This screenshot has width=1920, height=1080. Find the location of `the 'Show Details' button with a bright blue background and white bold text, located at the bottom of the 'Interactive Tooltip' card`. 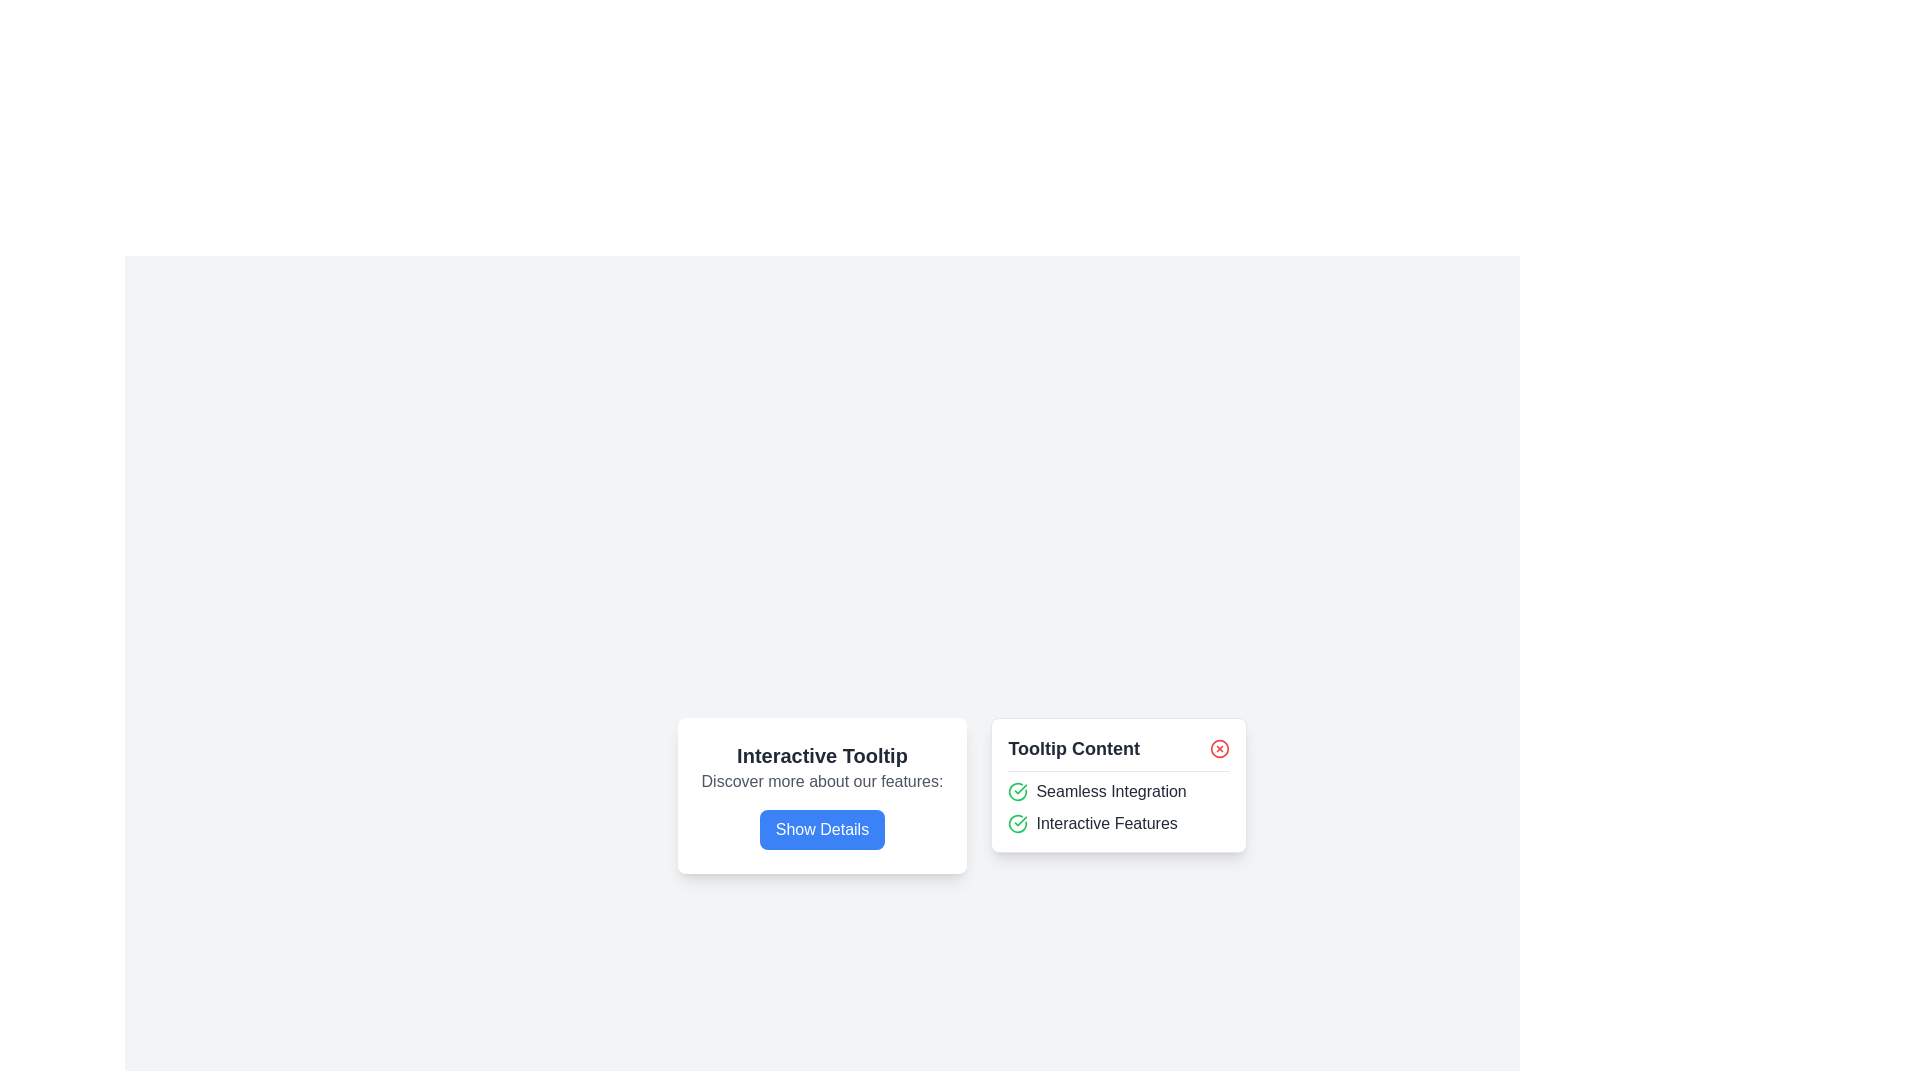

the 'Show Details' button with a bright blue background and white bold text, located at the bottom of the 'Interactive Tooltip' card is located at coordinates (822, 829).